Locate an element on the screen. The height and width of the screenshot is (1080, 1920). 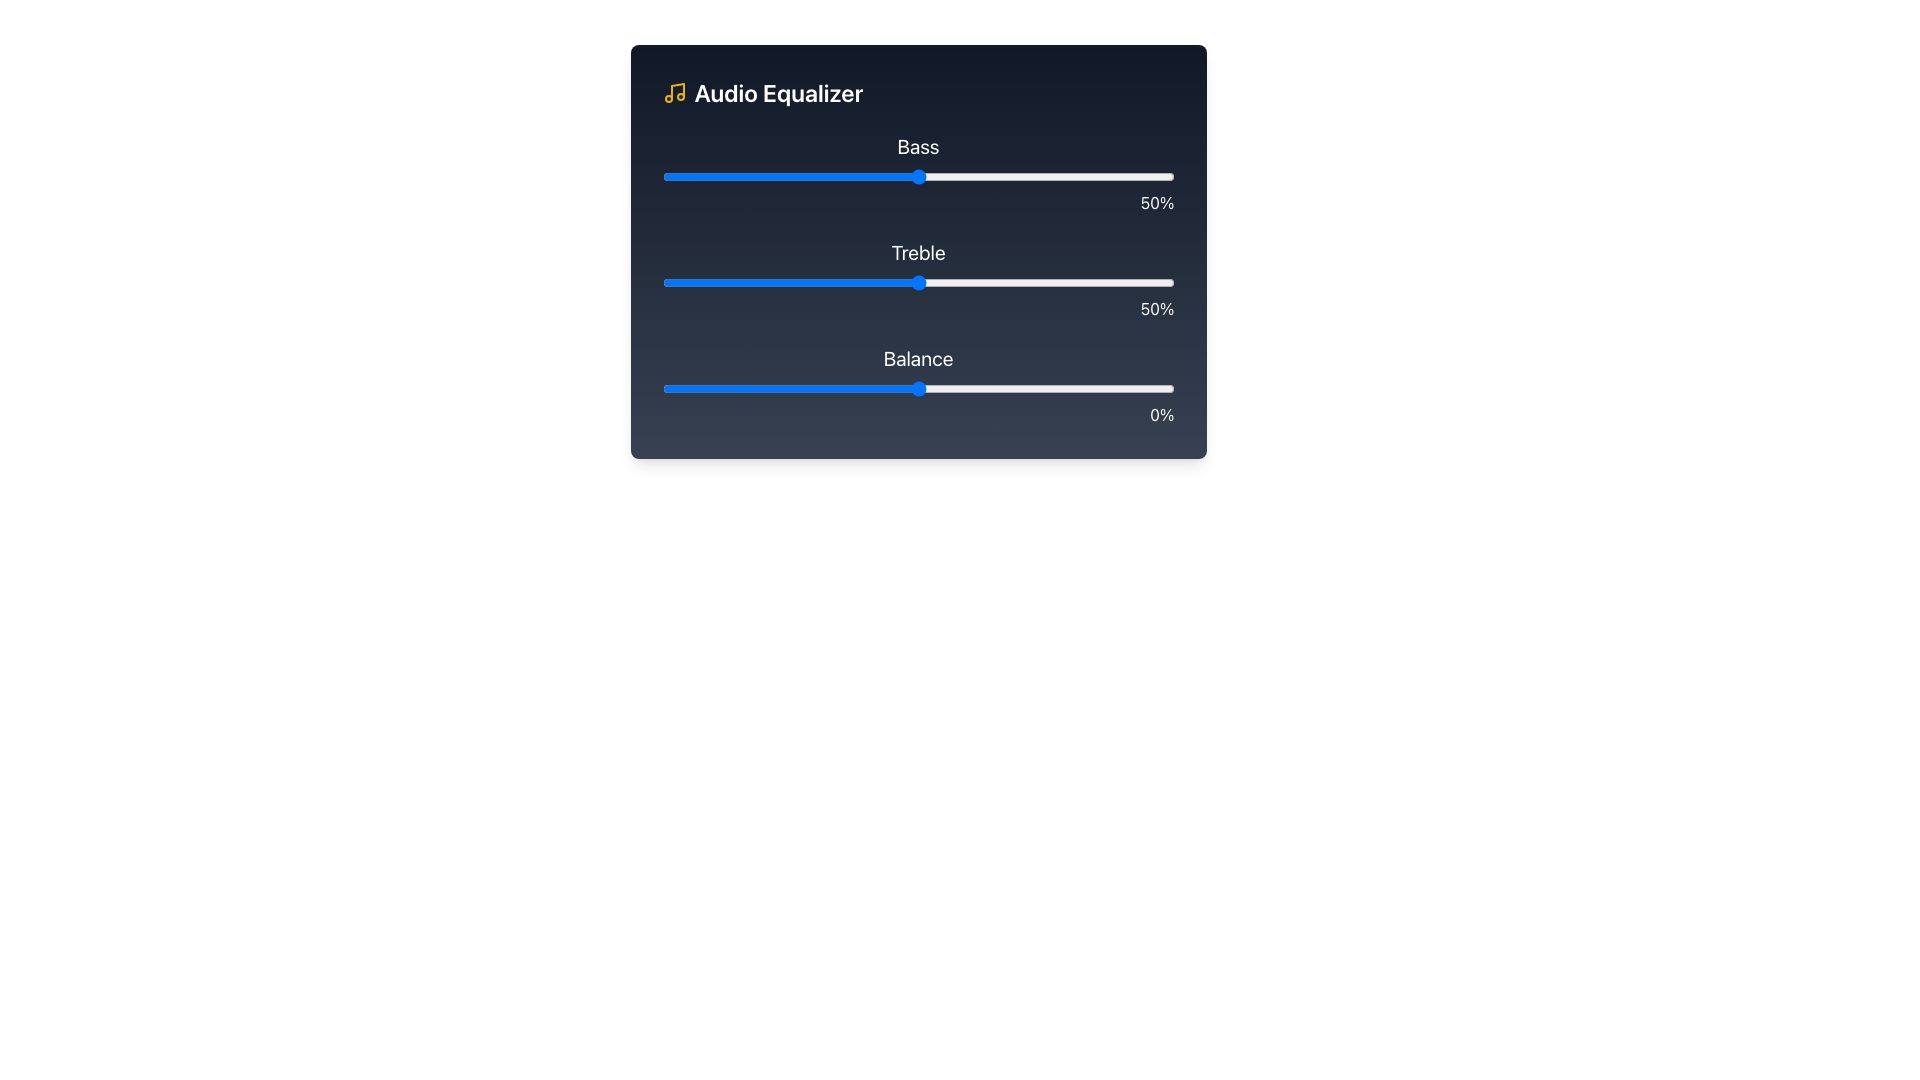
the yellow musical note icon located at the far left of the 'Audio Equalizer' title, which is styled with a minimalist and modern design is located at coordinates (674, 92).